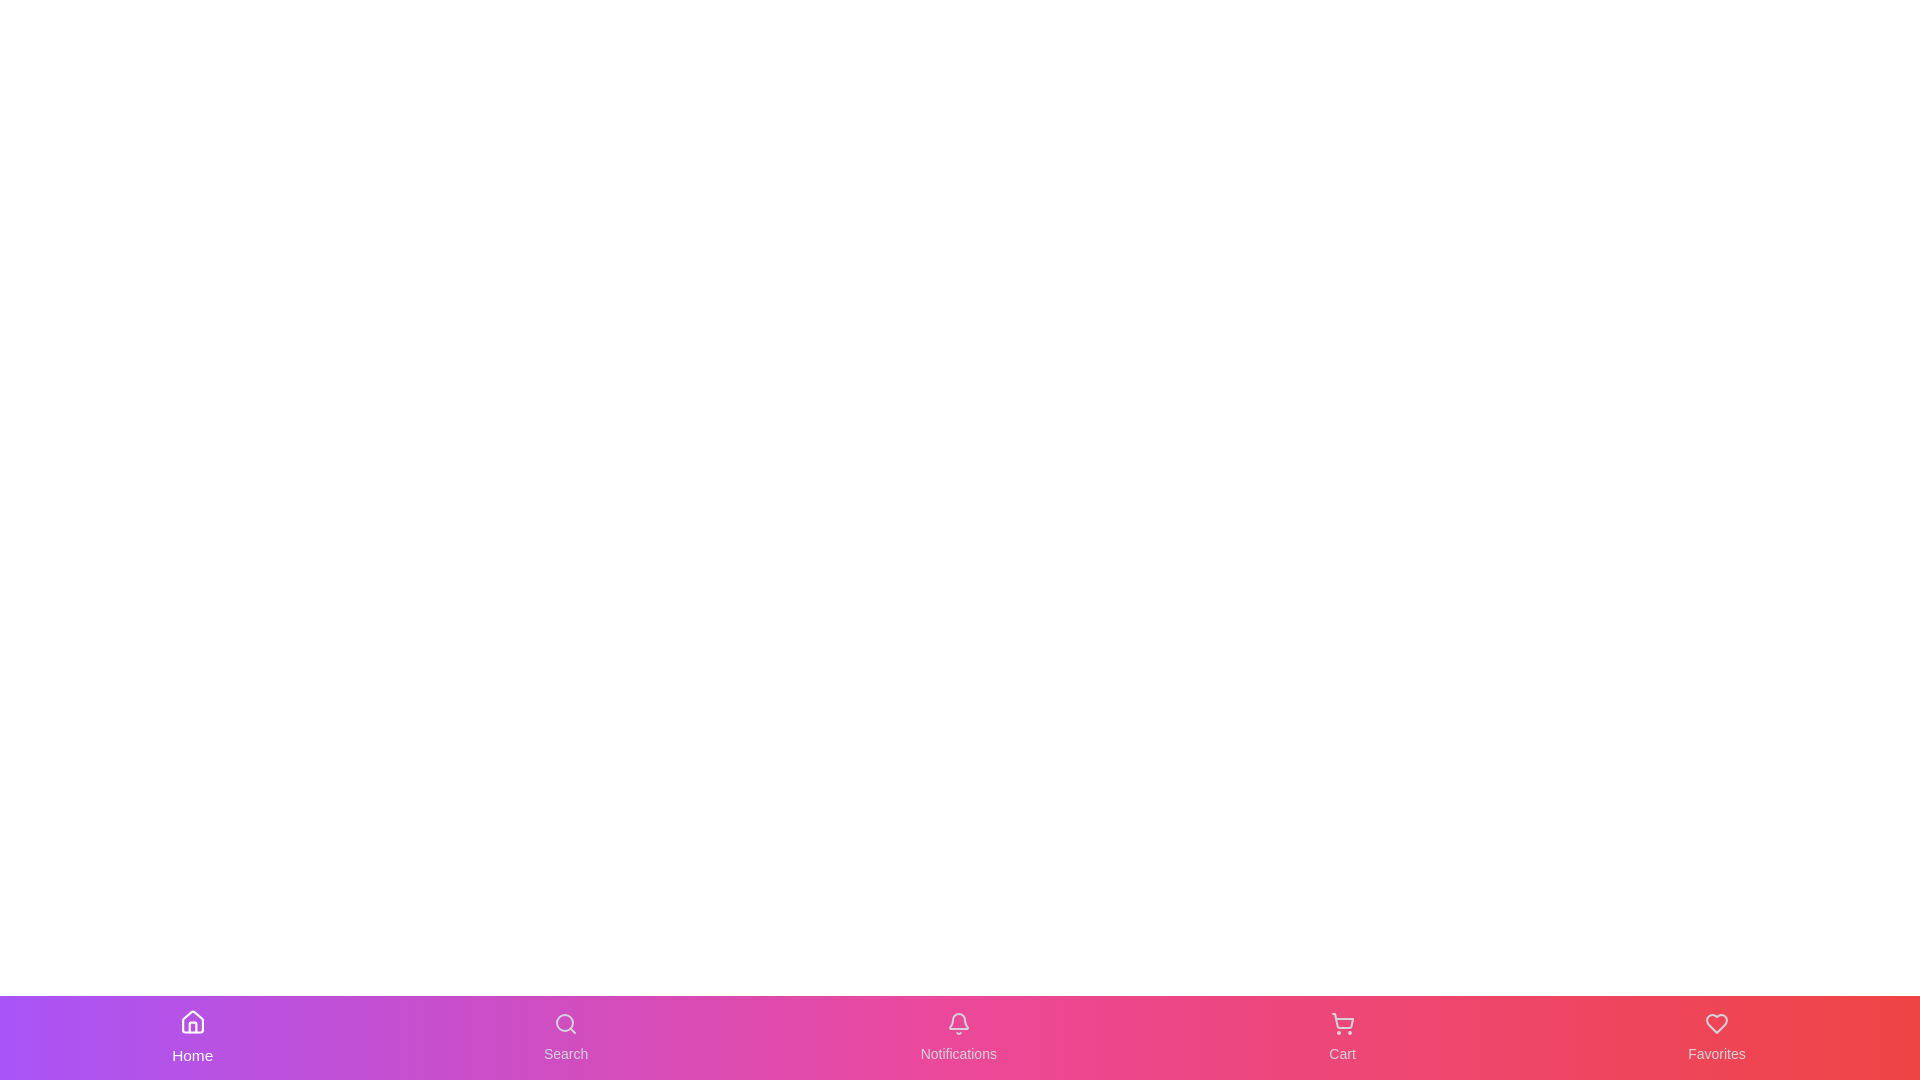  I want to click on the Notifications button to navigate to the corresponding section, so click(957, 1036).